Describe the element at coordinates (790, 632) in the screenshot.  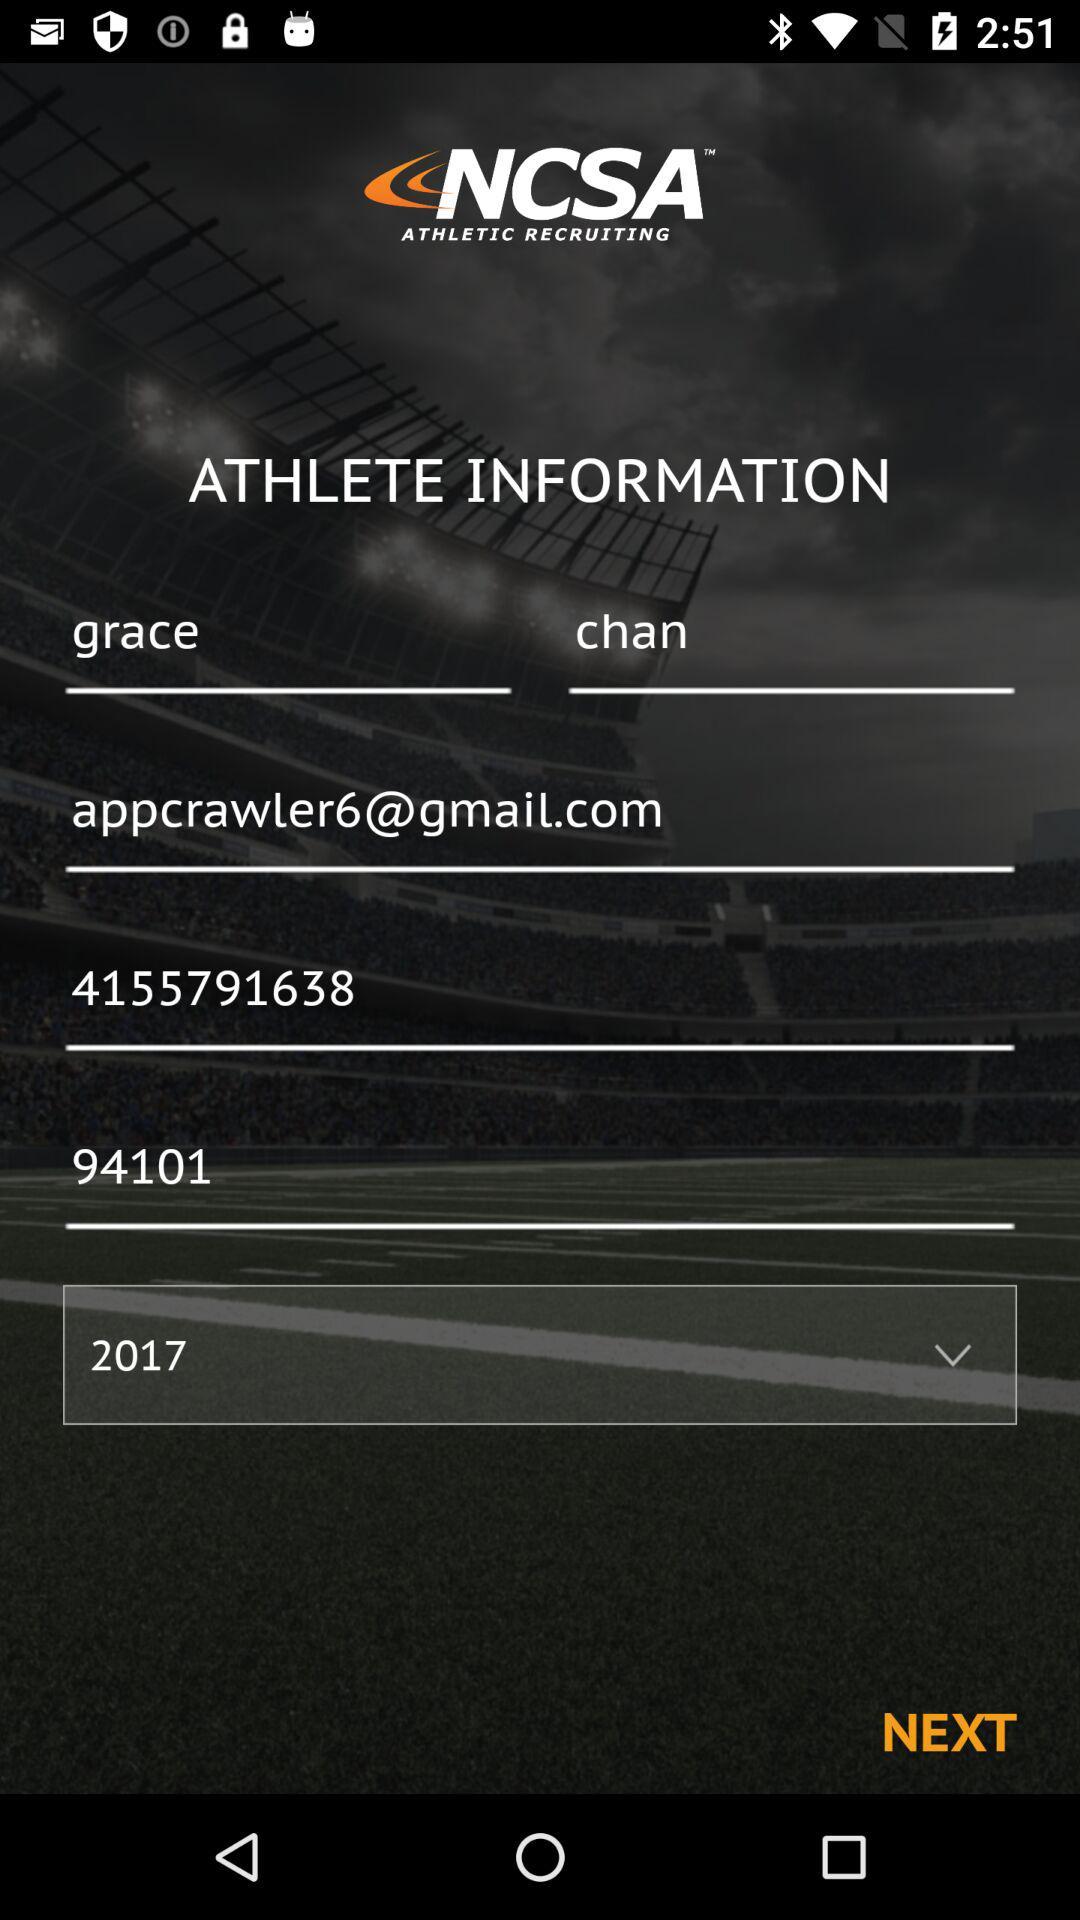
I see `the icon at the top right corner` at that location.